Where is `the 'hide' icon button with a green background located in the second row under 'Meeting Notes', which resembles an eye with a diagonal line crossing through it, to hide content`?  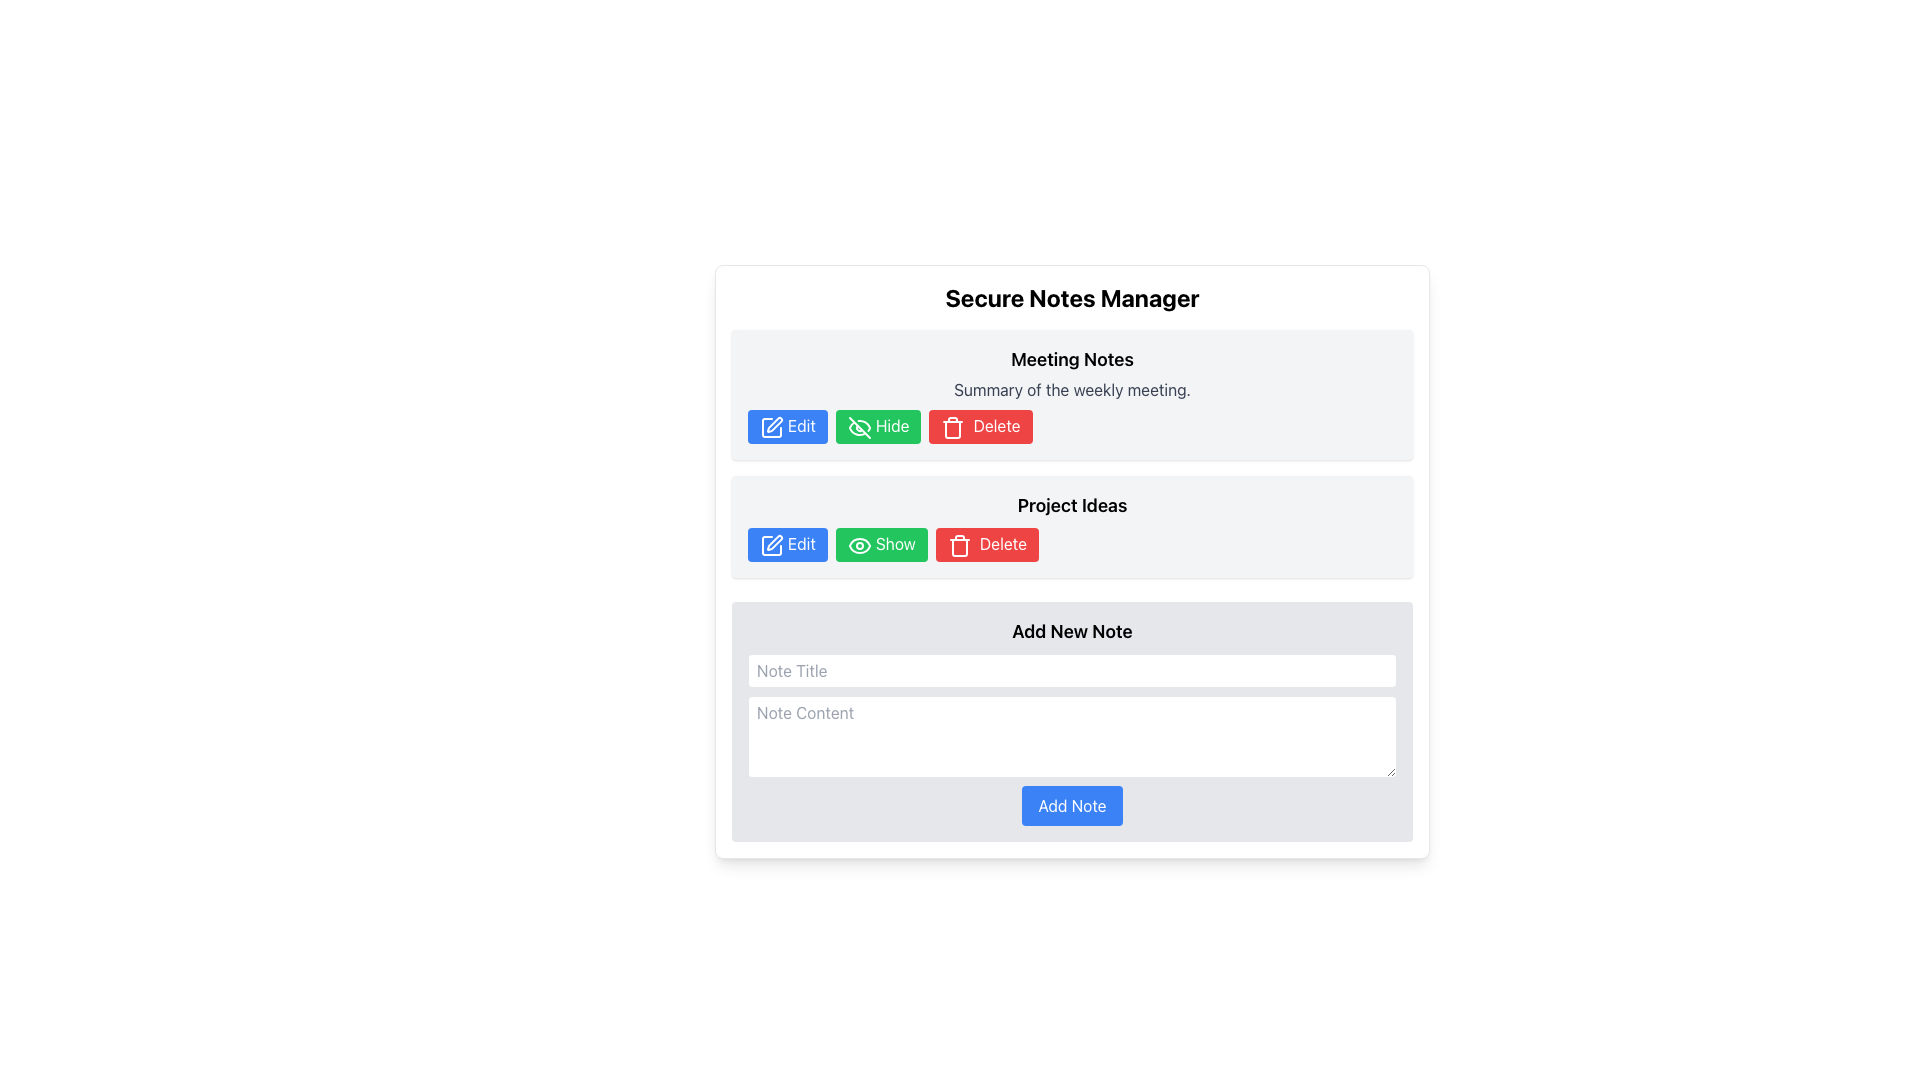
the 'hide' icon button with a green background located in the second row under 'Meeting Notes', which resembles an eye with a diagonal line crossing through it, to hide content is located at coordinates (859, 426).